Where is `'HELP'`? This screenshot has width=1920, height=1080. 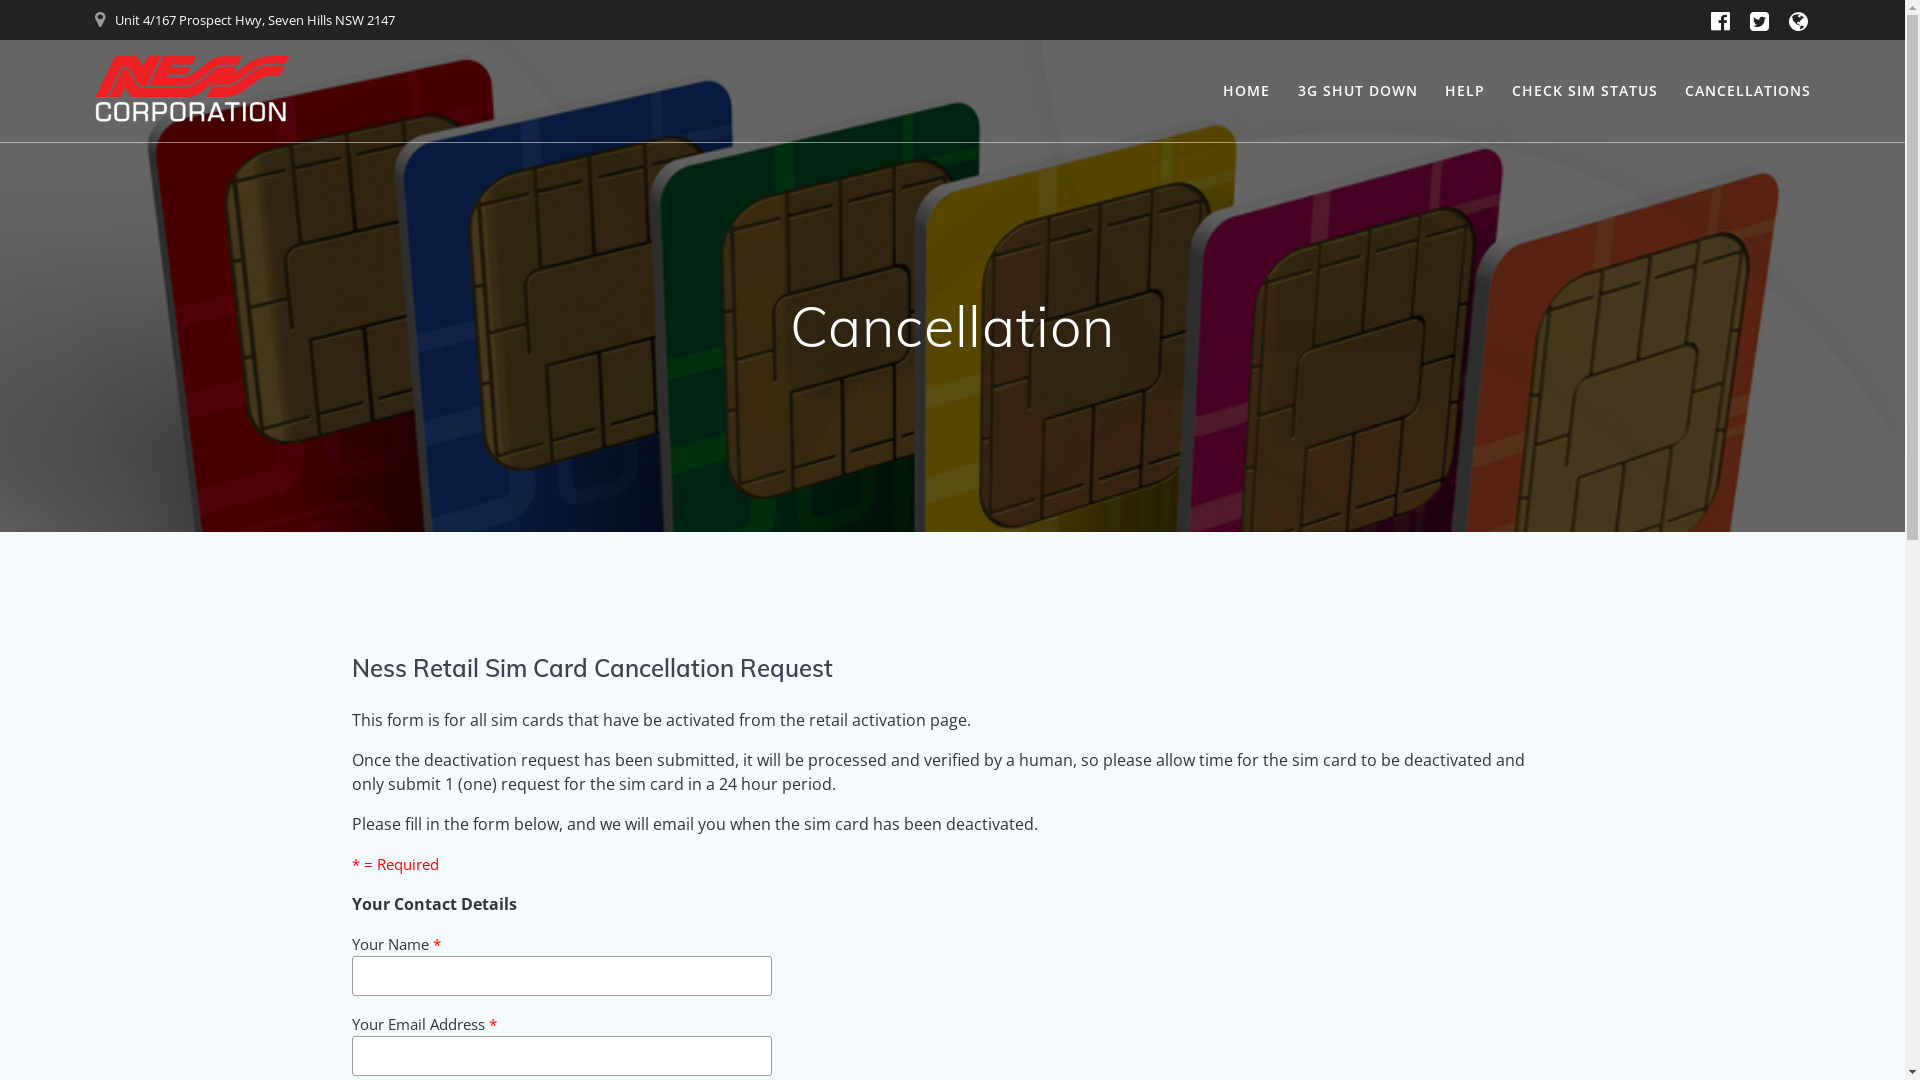
'HELP' is located at coordinates (1464, 91).